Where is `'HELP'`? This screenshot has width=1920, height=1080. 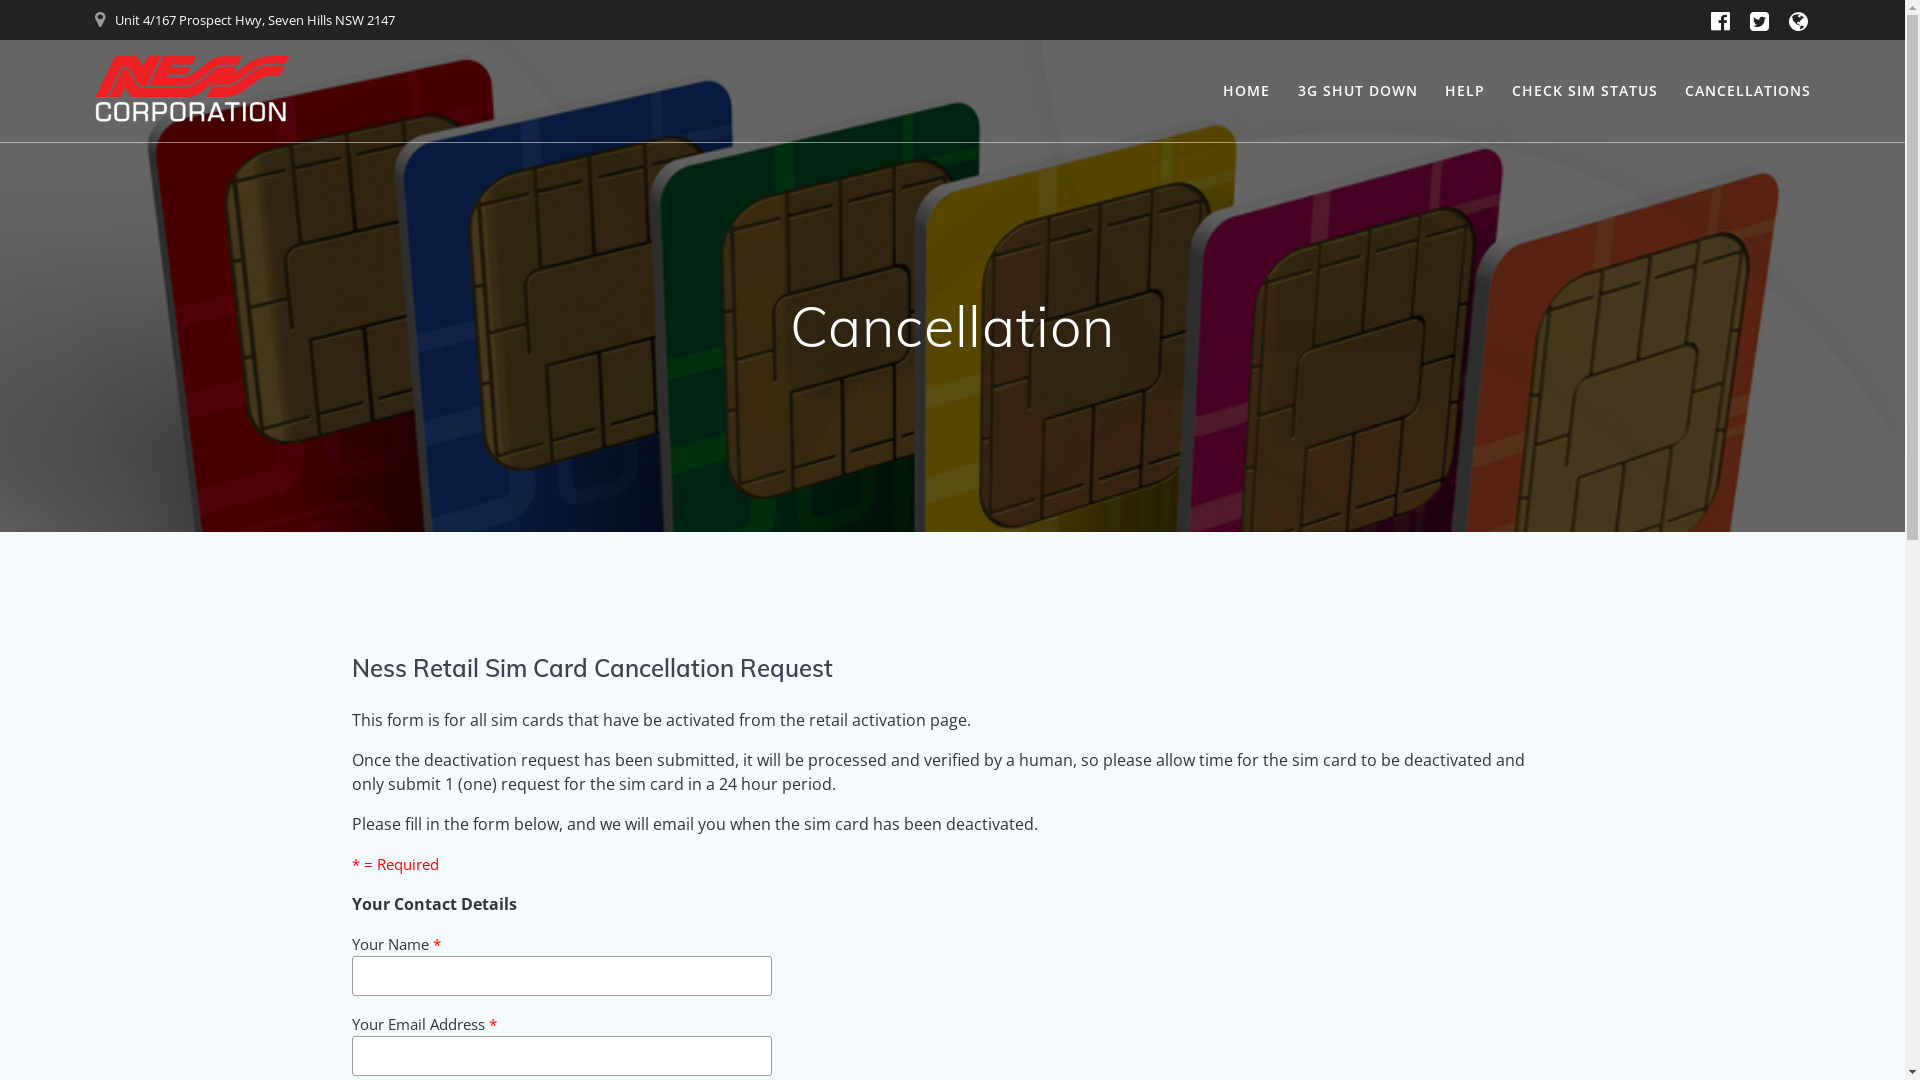
'HELP' is located at coordinates (1464, 91).